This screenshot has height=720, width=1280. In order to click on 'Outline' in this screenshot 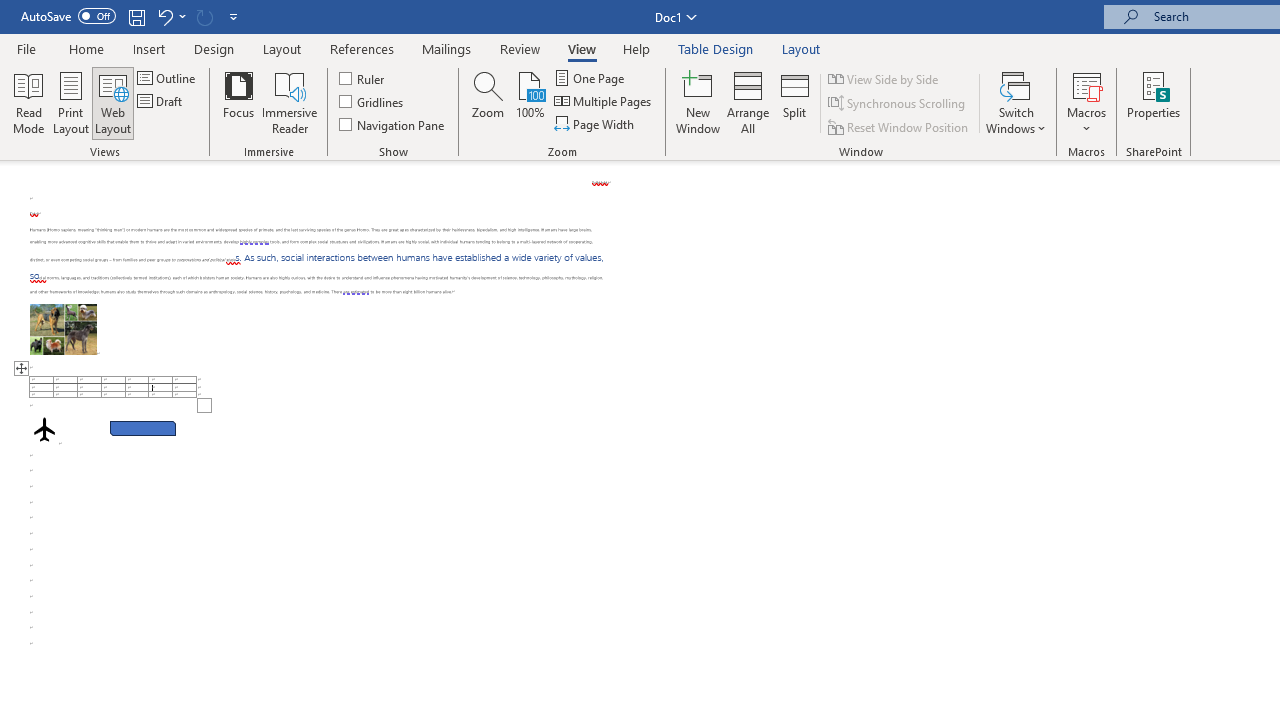, I will do `click(168, 77)`.